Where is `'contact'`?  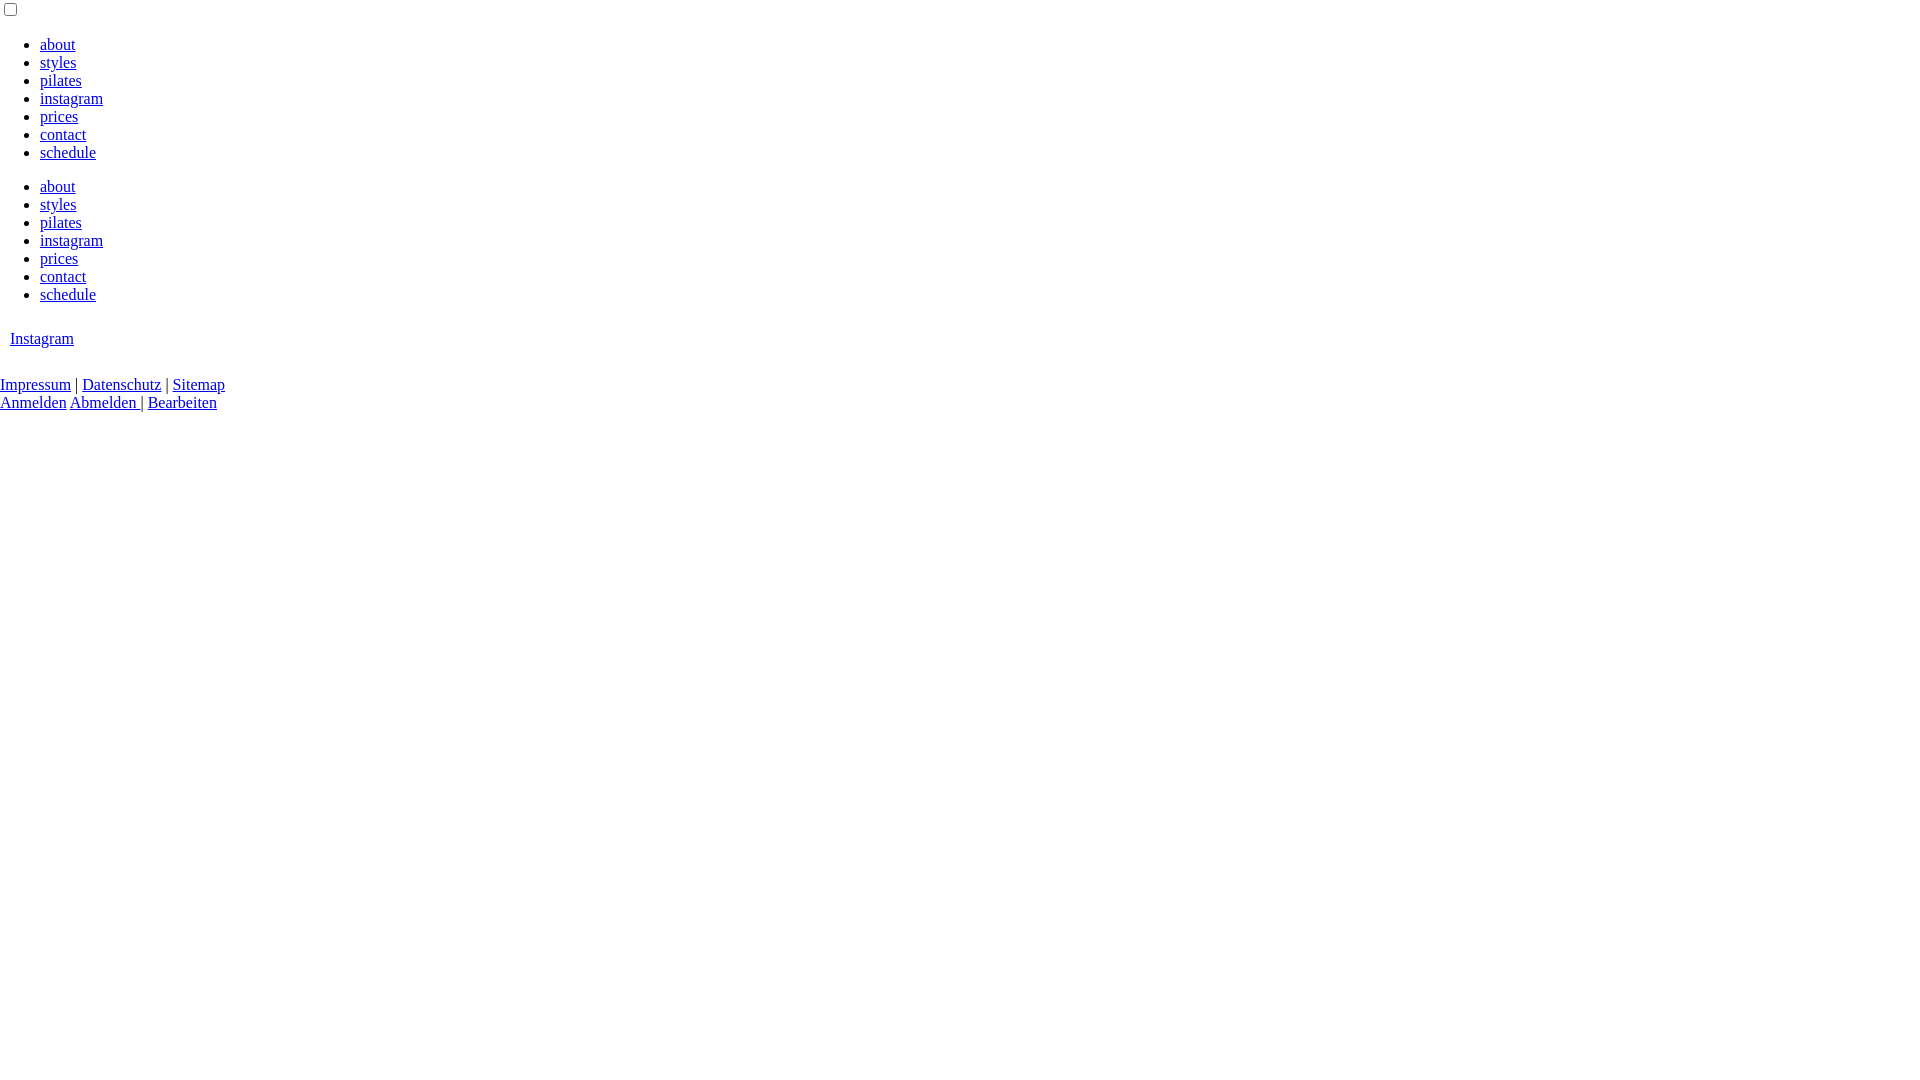
'contact' is located at coordinates (62, 134).